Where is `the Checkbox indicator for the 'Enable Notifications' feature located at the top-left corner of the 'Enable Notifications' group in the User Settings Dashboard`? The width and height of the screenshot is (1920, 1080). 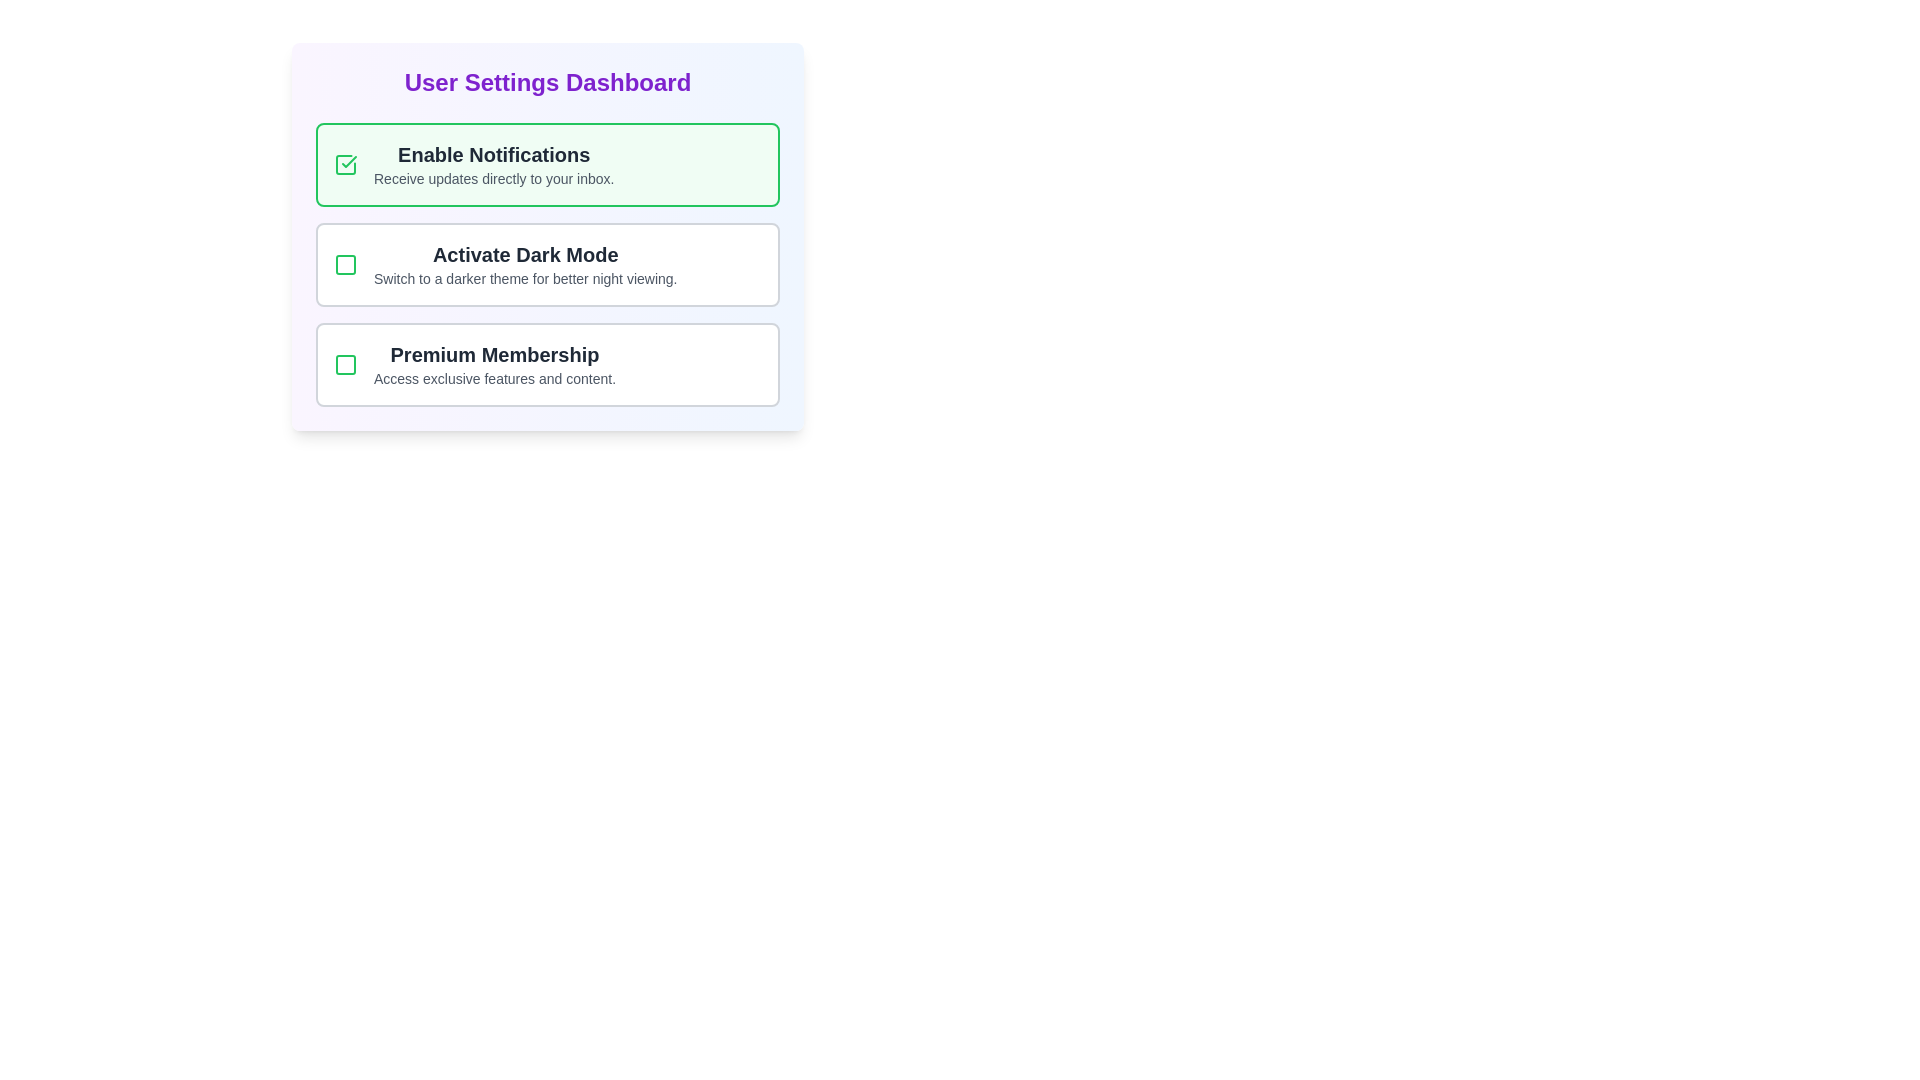
the Checkbox indicator for the 'Enable Notifications' feature located at the top-left corner of the 'Enable Notifications' group in the User Settings Dashboard is located at coordinates (345, 164).